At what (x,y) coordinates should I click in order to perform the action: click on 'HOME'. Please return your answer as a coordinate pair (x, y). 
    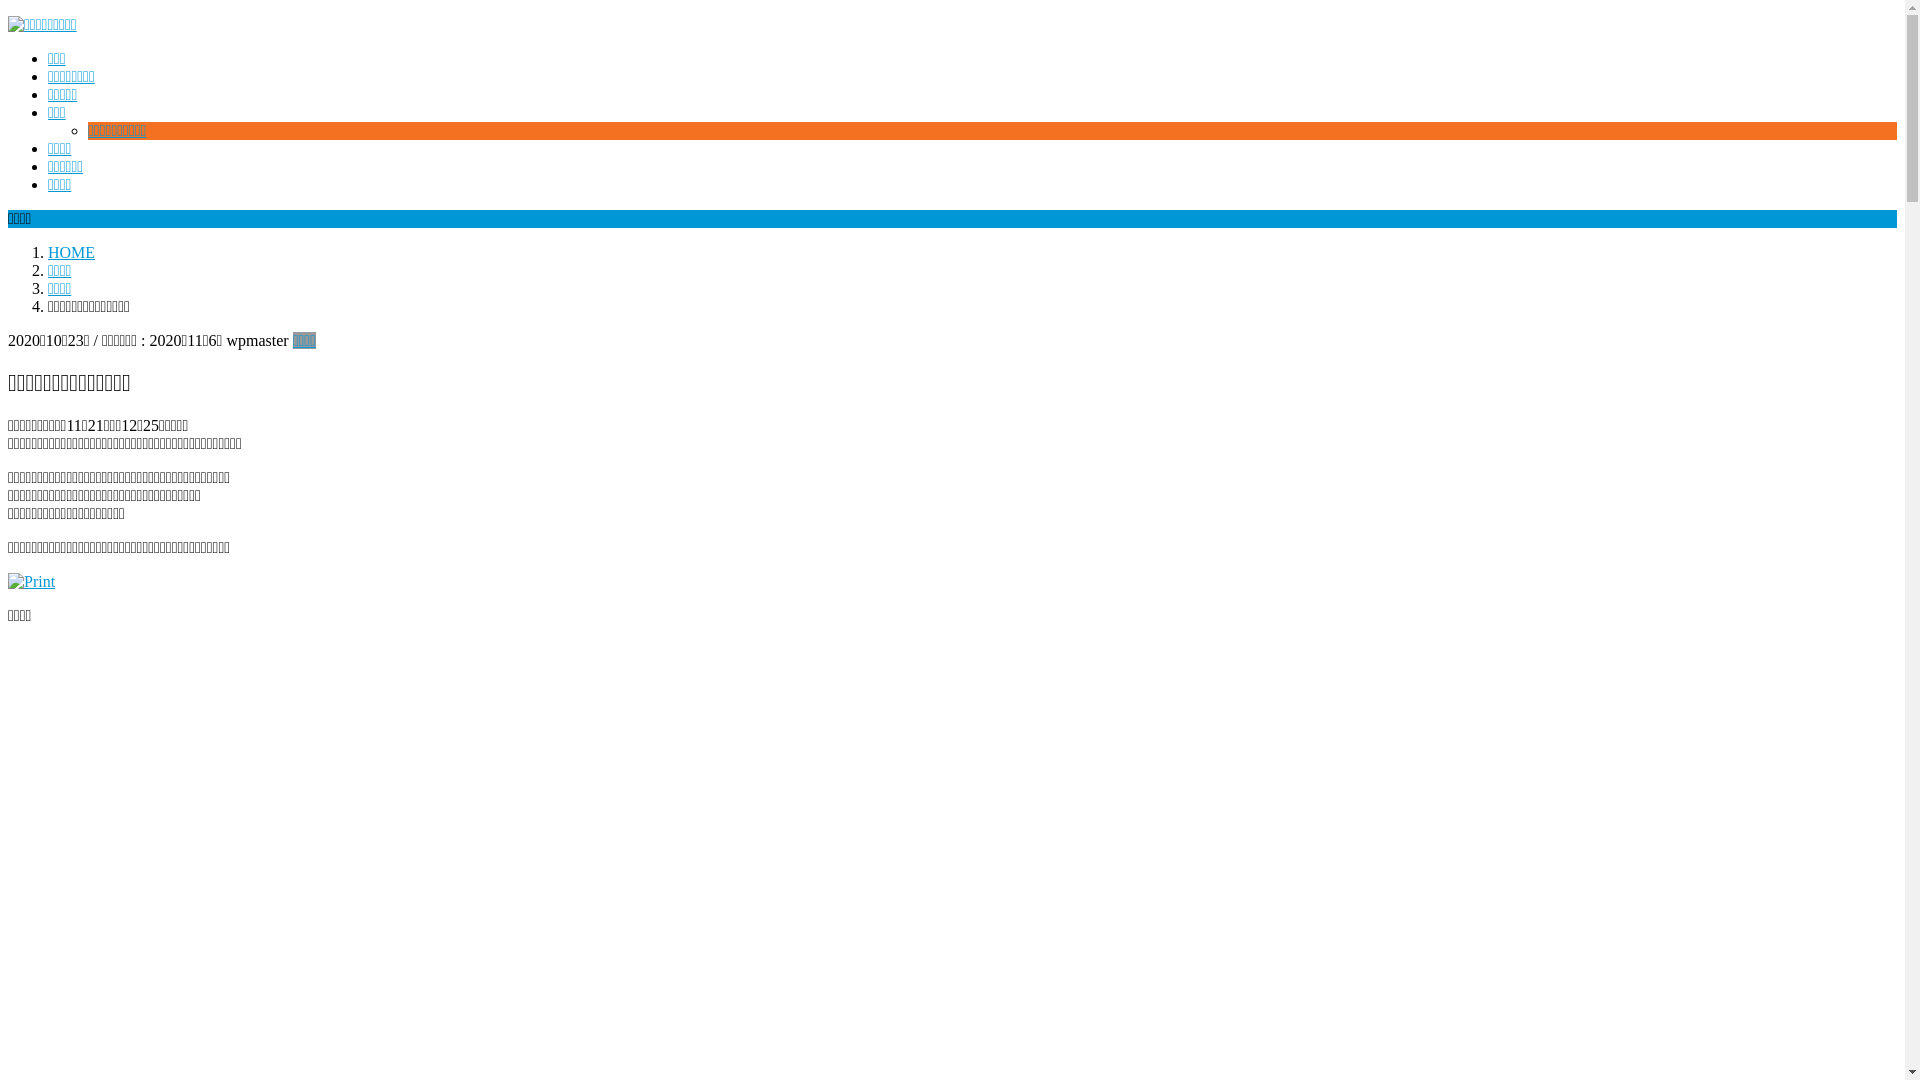
    Looking at the image, I should click on (71, 251).